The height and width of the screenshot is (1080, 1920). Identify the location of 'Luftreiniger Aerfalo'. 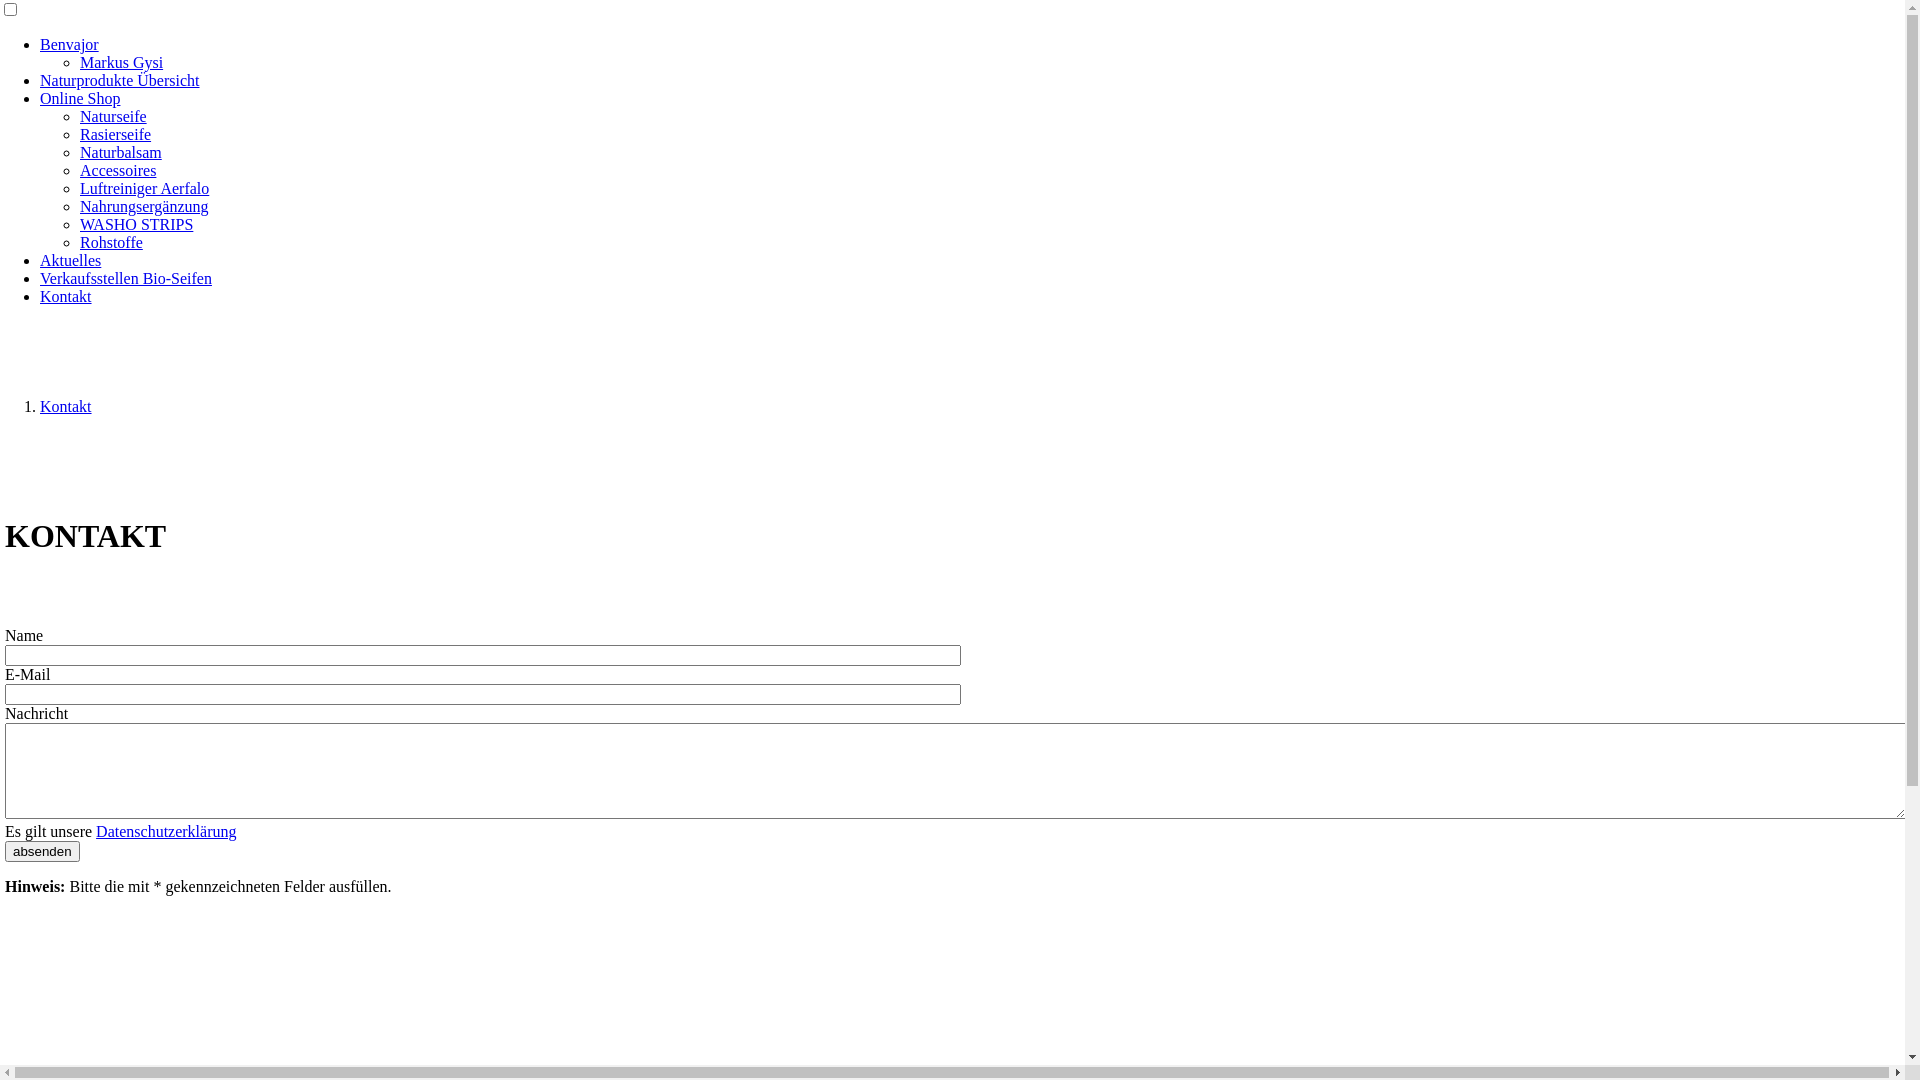
(143, 188).